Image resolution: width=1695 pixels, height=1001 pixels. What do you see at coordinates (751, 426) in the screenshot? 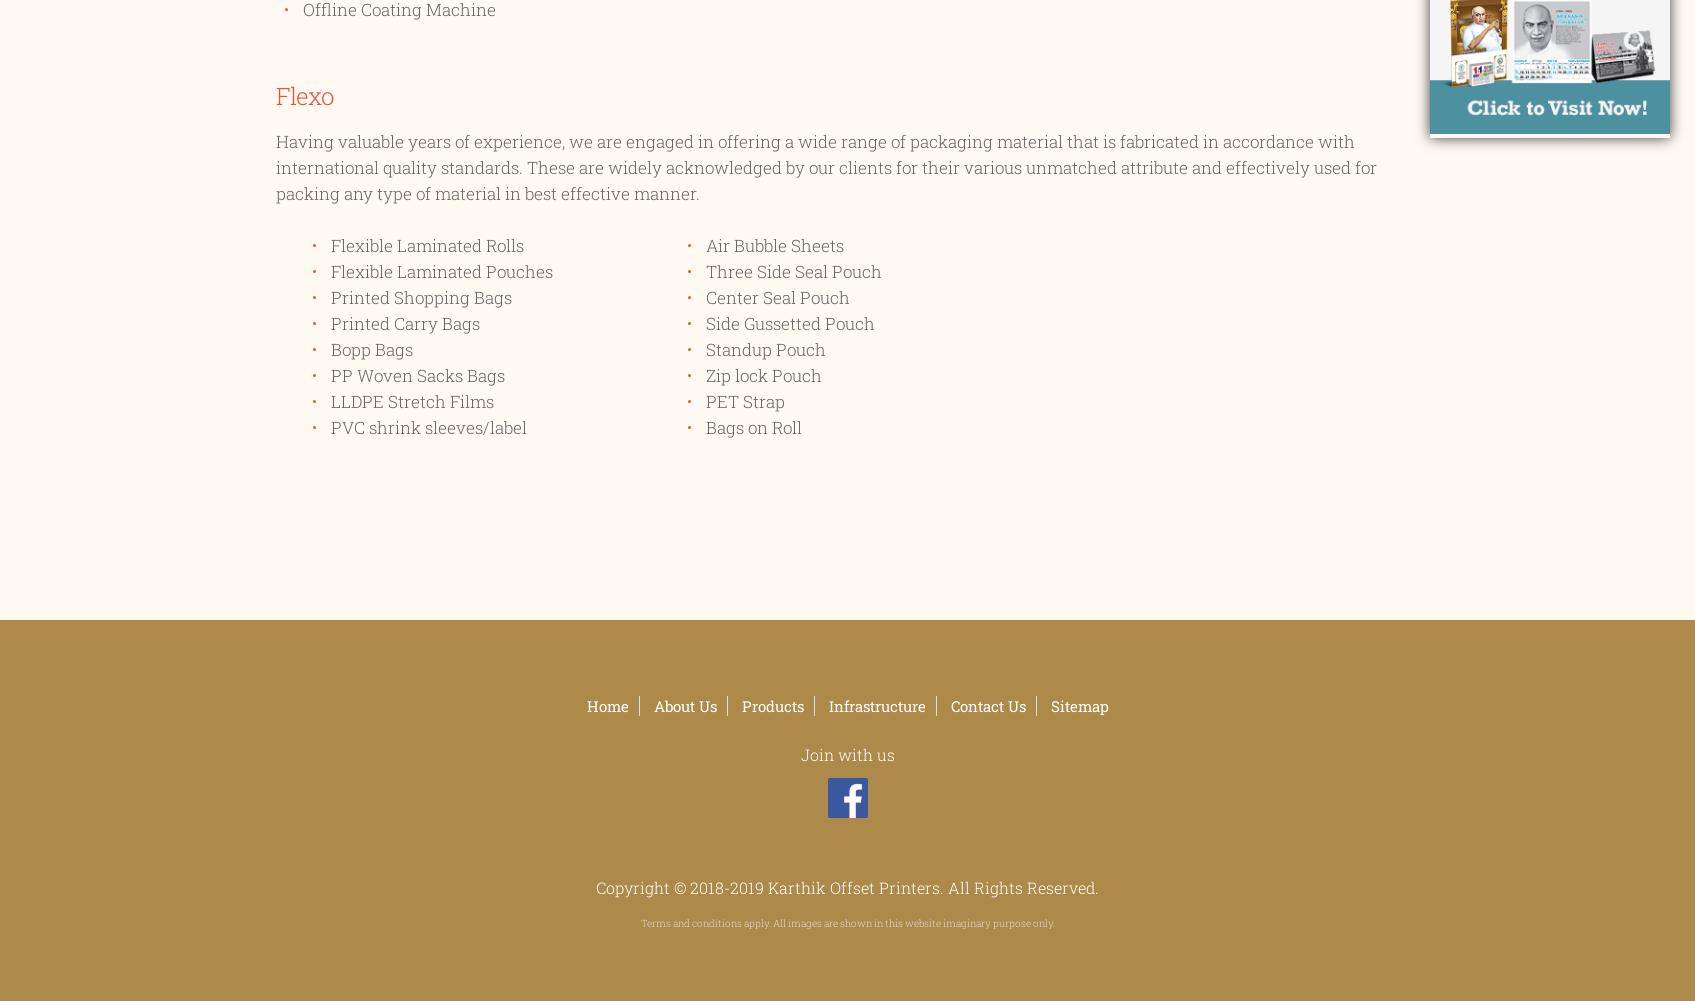
I see `'Bags on Roll'` at bounding box center [751, 426].